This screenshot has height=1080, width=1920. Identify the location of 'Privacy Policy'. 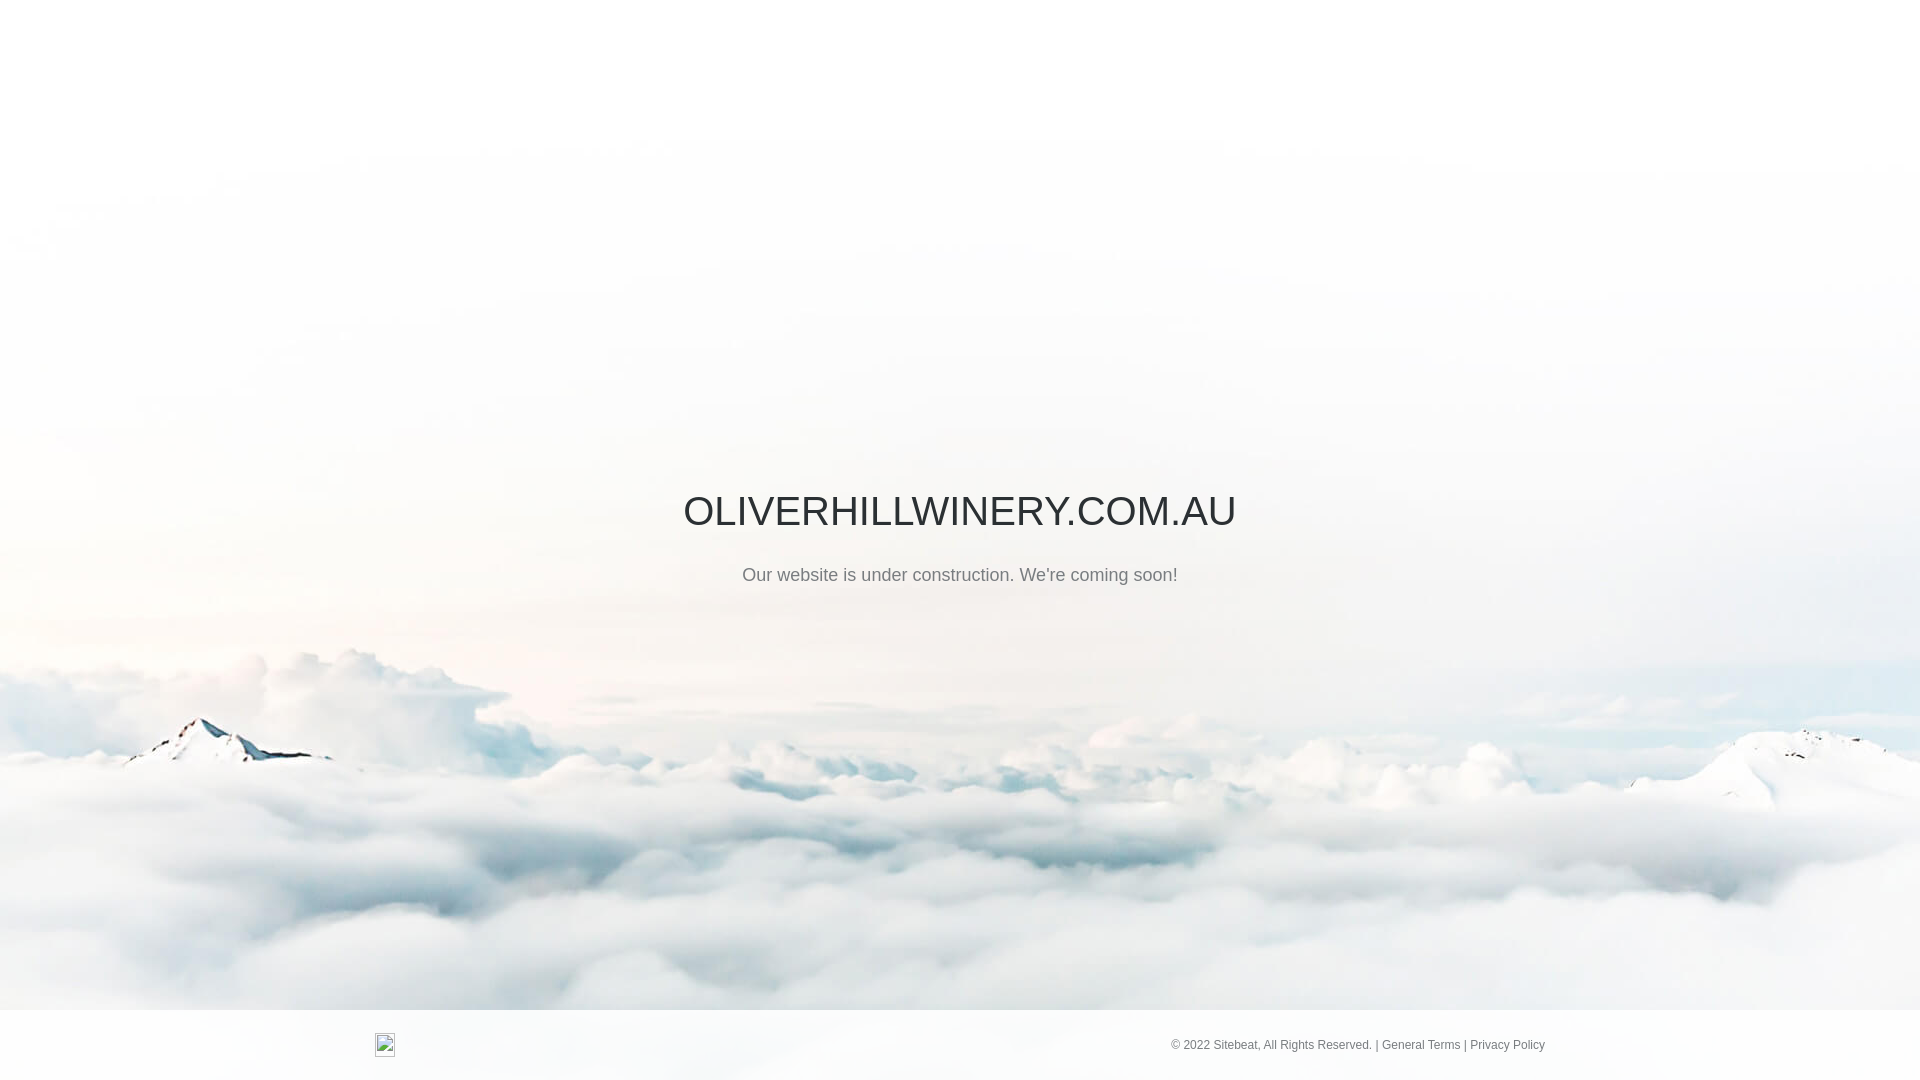
(1507, 1044).